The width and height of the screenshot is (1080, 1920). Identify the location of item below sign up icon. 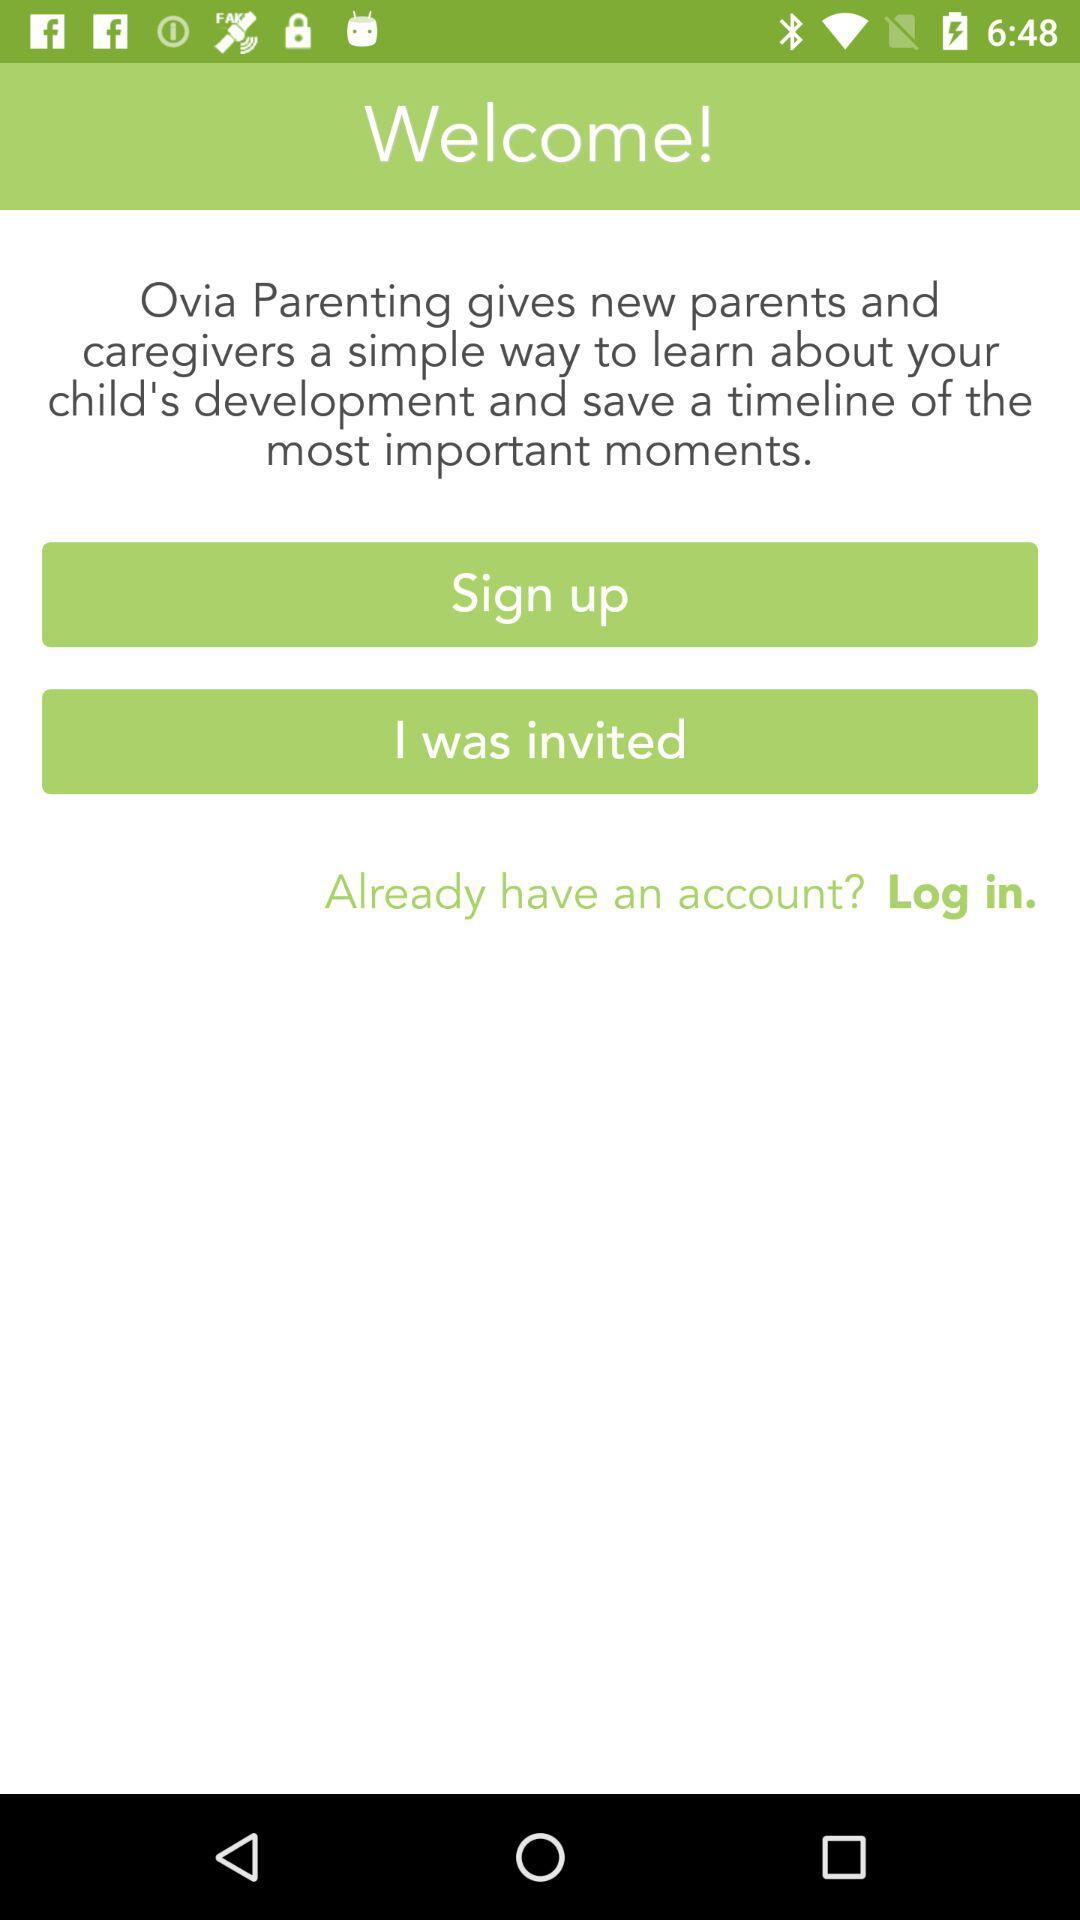
(540, 740).